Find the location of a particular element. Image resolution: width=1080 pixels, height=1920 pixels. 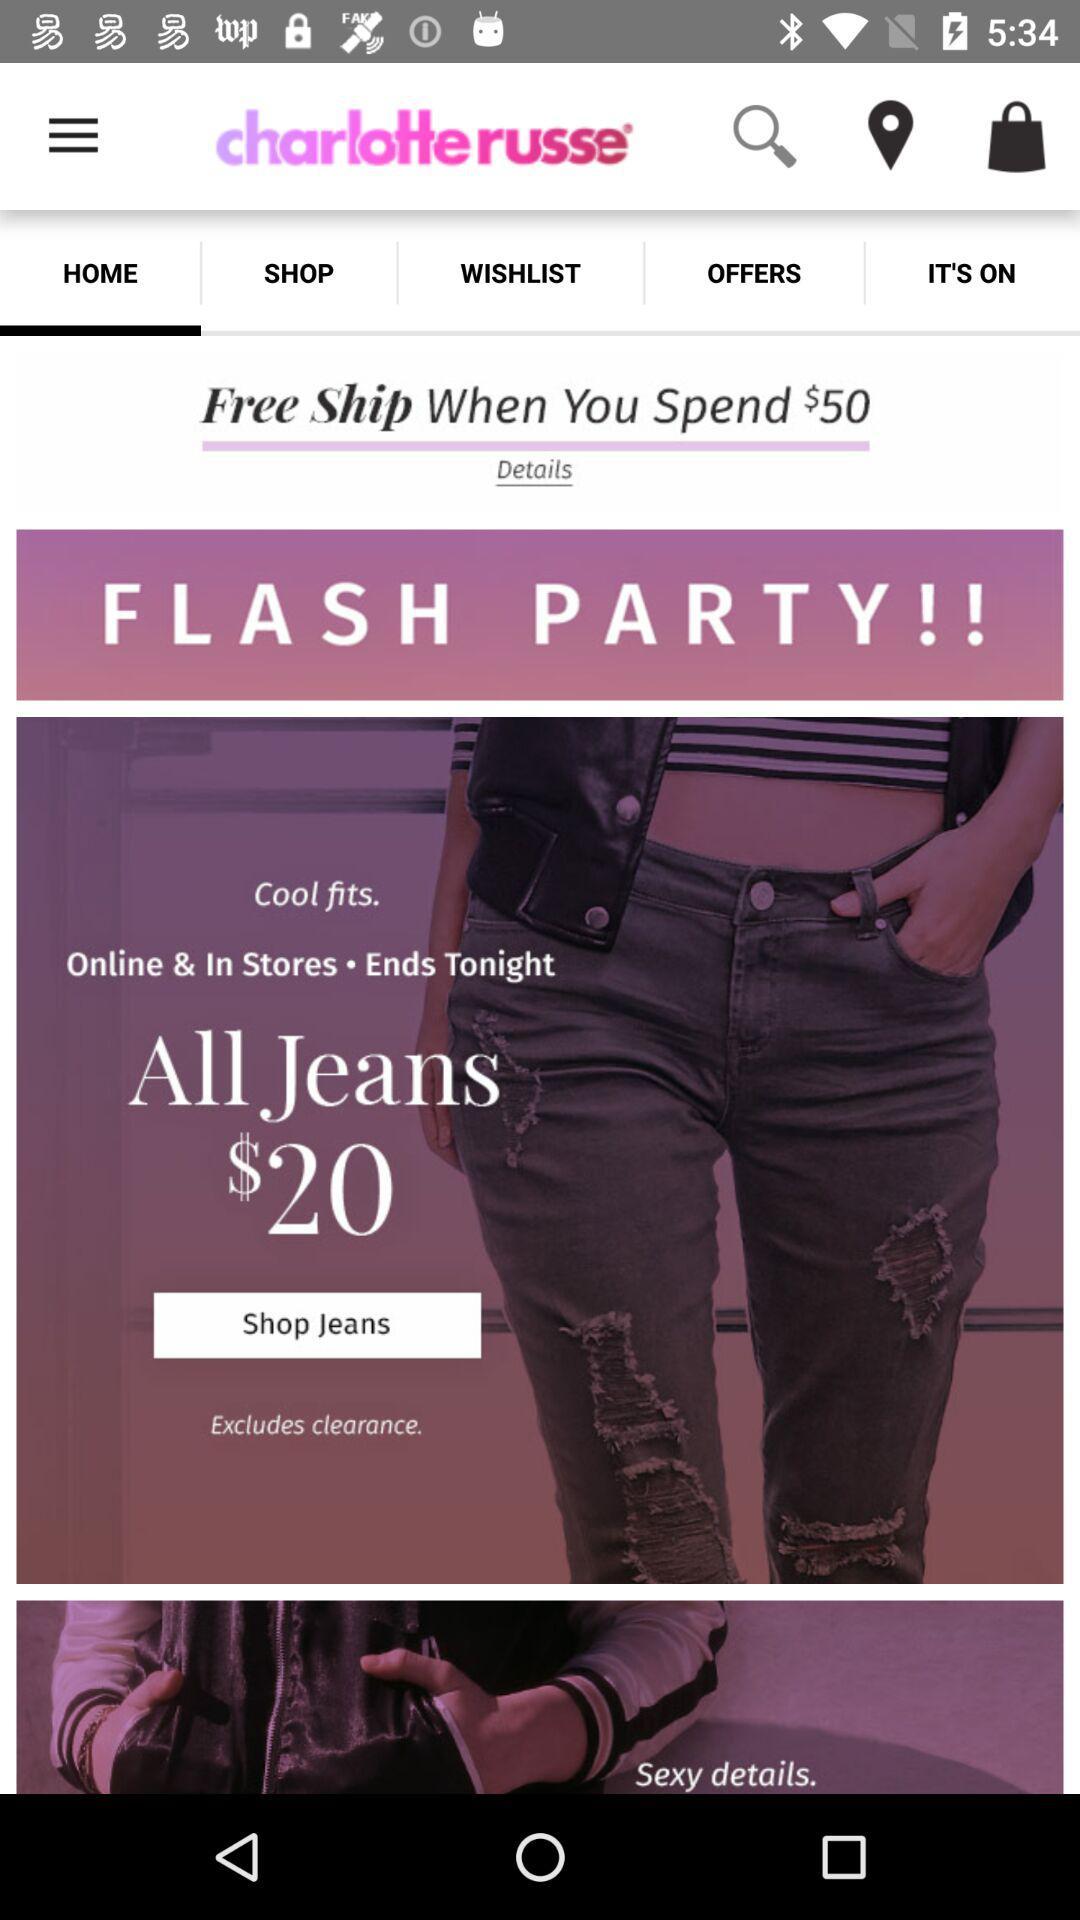

the home item is located at coordinates (100, 272).